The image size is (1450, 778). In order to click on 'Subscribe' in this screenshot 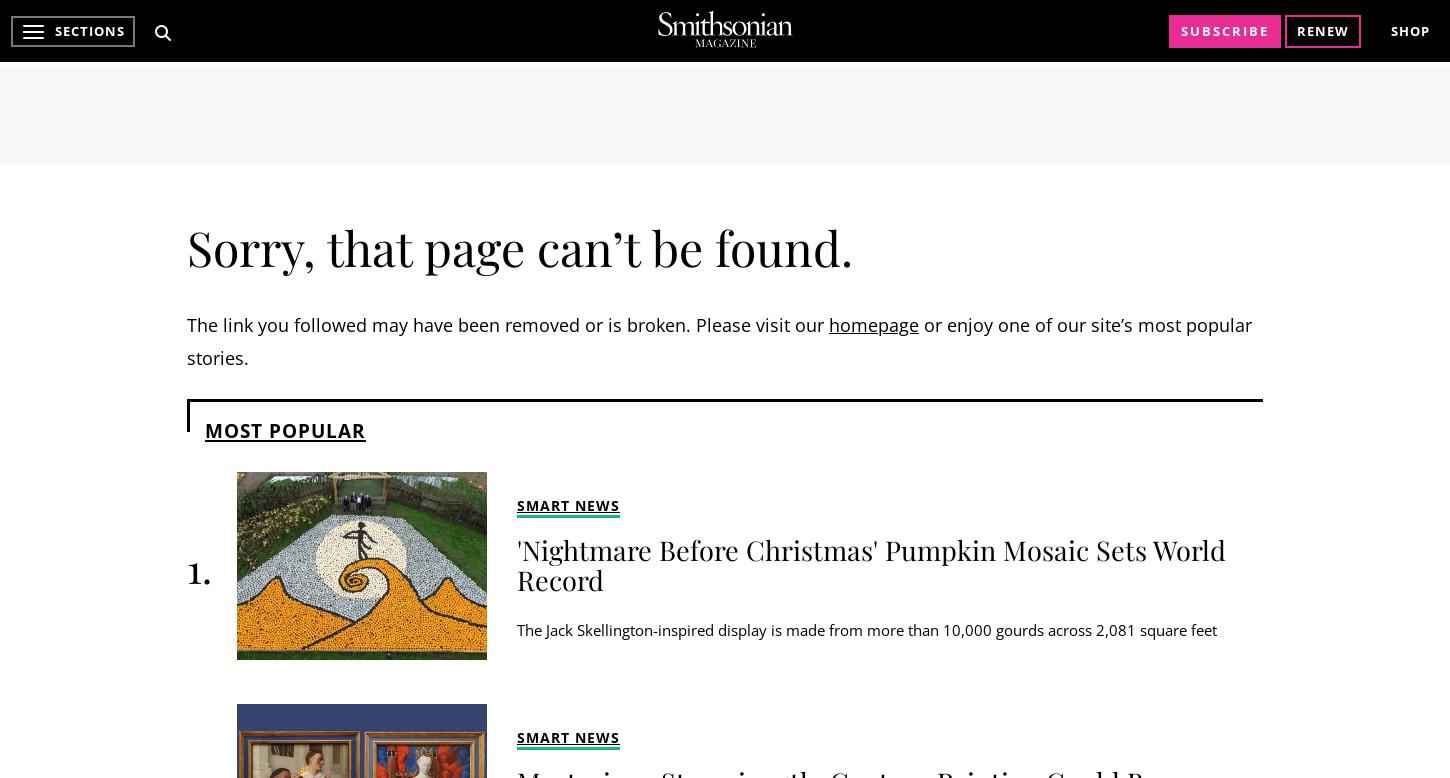, I will do `click(1224, 30)`.